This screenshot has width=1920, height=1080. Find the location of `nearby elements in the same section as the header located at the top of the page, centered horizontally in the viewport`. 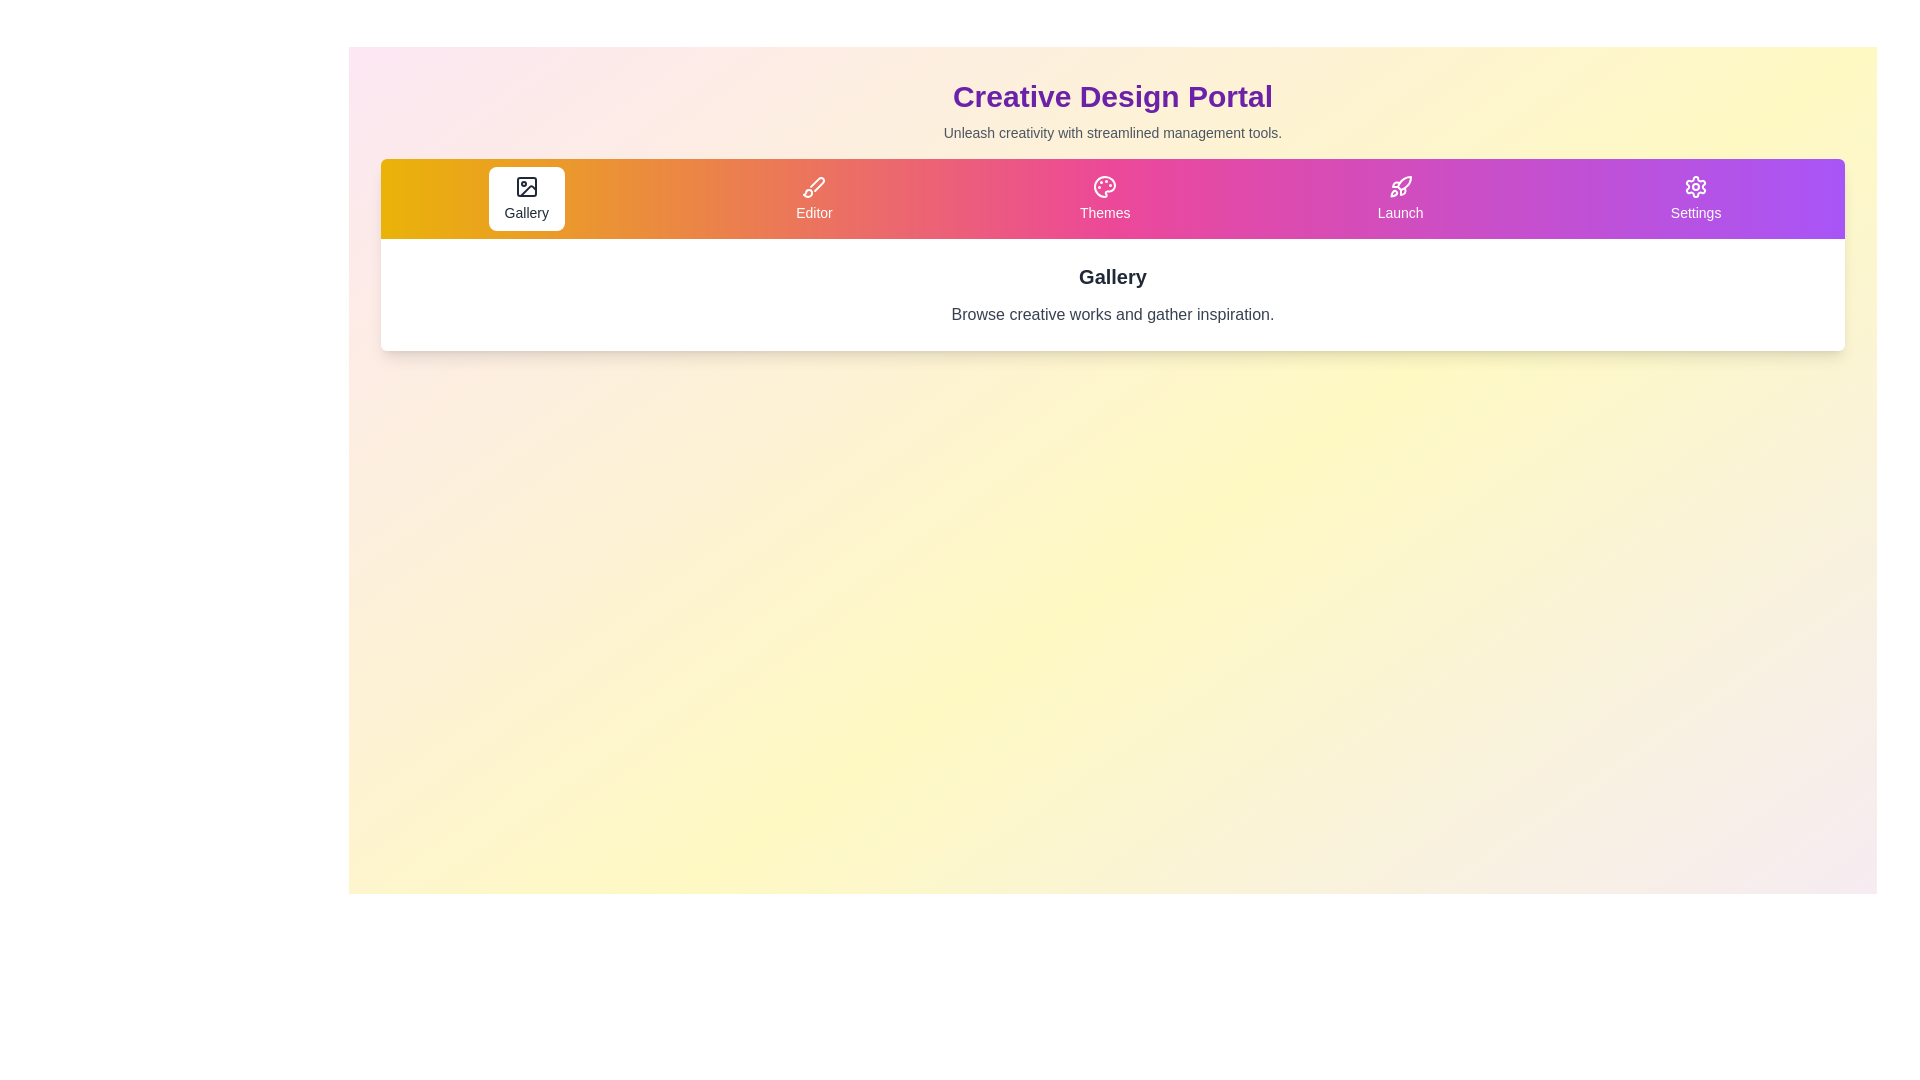

nearby elements in the same section as the header located at the top of the page, centered horizontally in the viewport is located at coordinates (1112, 111).